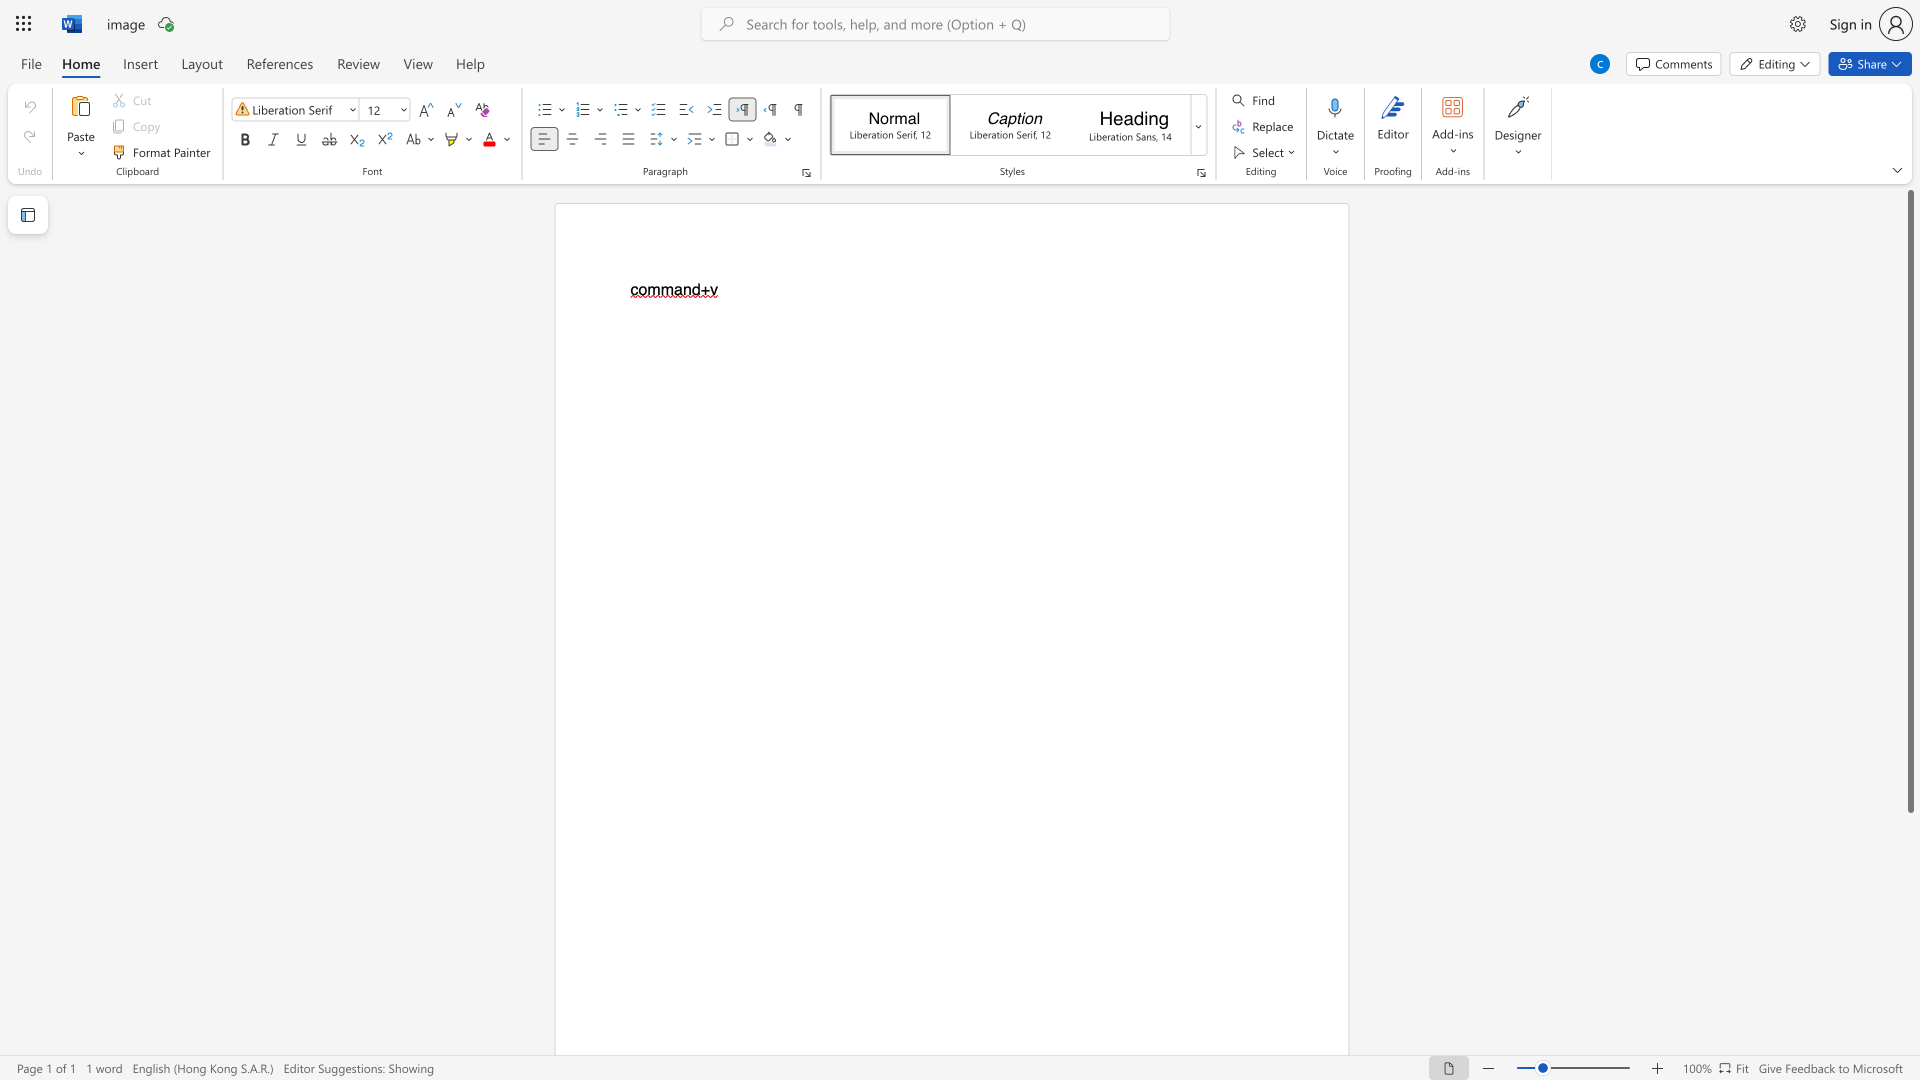 The image size is (1920, 1080). What do you see at coordinates (1909, 859) in the screenshot?
I see `the page's right scrollbar for downward movement` at bounding box center [1909, 859].